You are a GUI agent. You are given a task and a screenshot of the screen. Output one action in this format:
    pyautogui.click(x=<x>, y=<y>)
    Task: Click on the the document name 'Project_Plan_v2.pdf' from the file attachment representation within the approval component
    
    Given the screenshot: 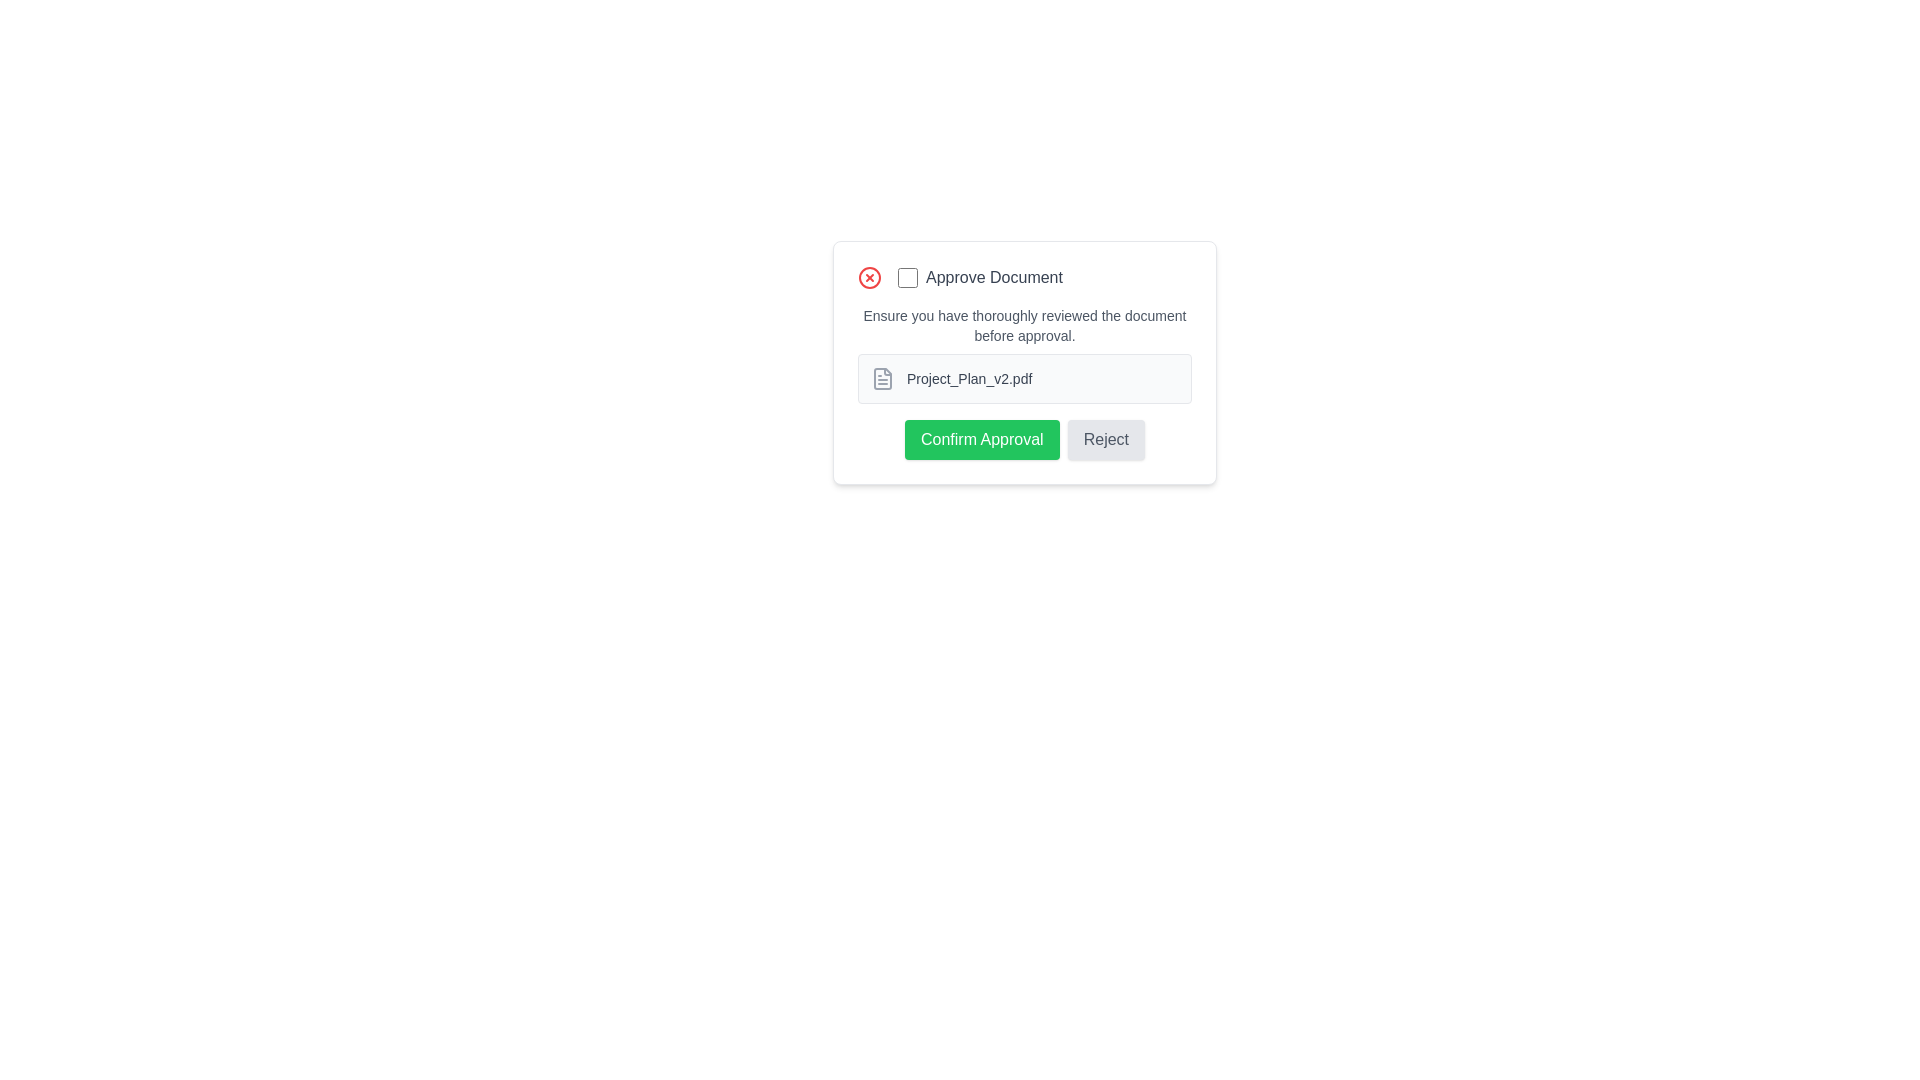 What is the action you would take?
    pyautogui.click(x=1025, y=382)
    